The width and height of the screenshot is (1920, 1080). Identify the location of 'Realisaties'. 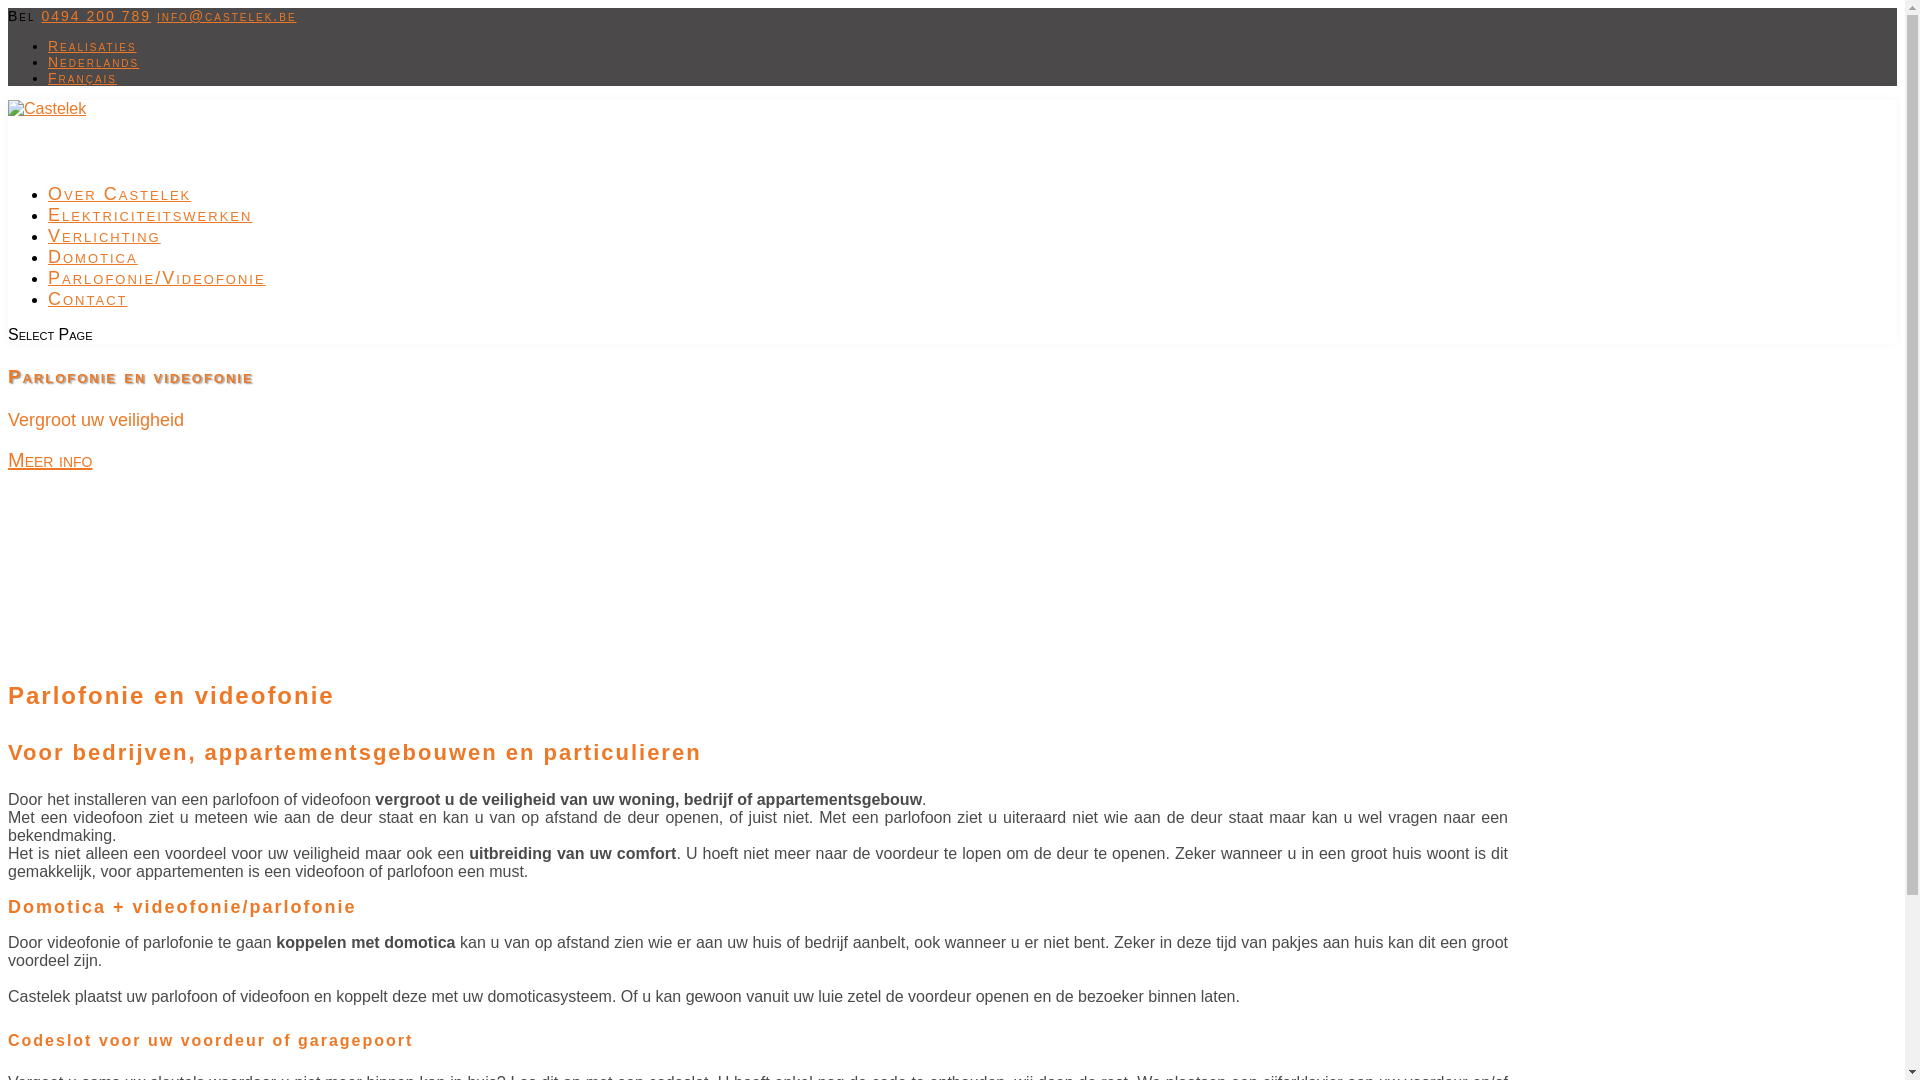
(91, 45).